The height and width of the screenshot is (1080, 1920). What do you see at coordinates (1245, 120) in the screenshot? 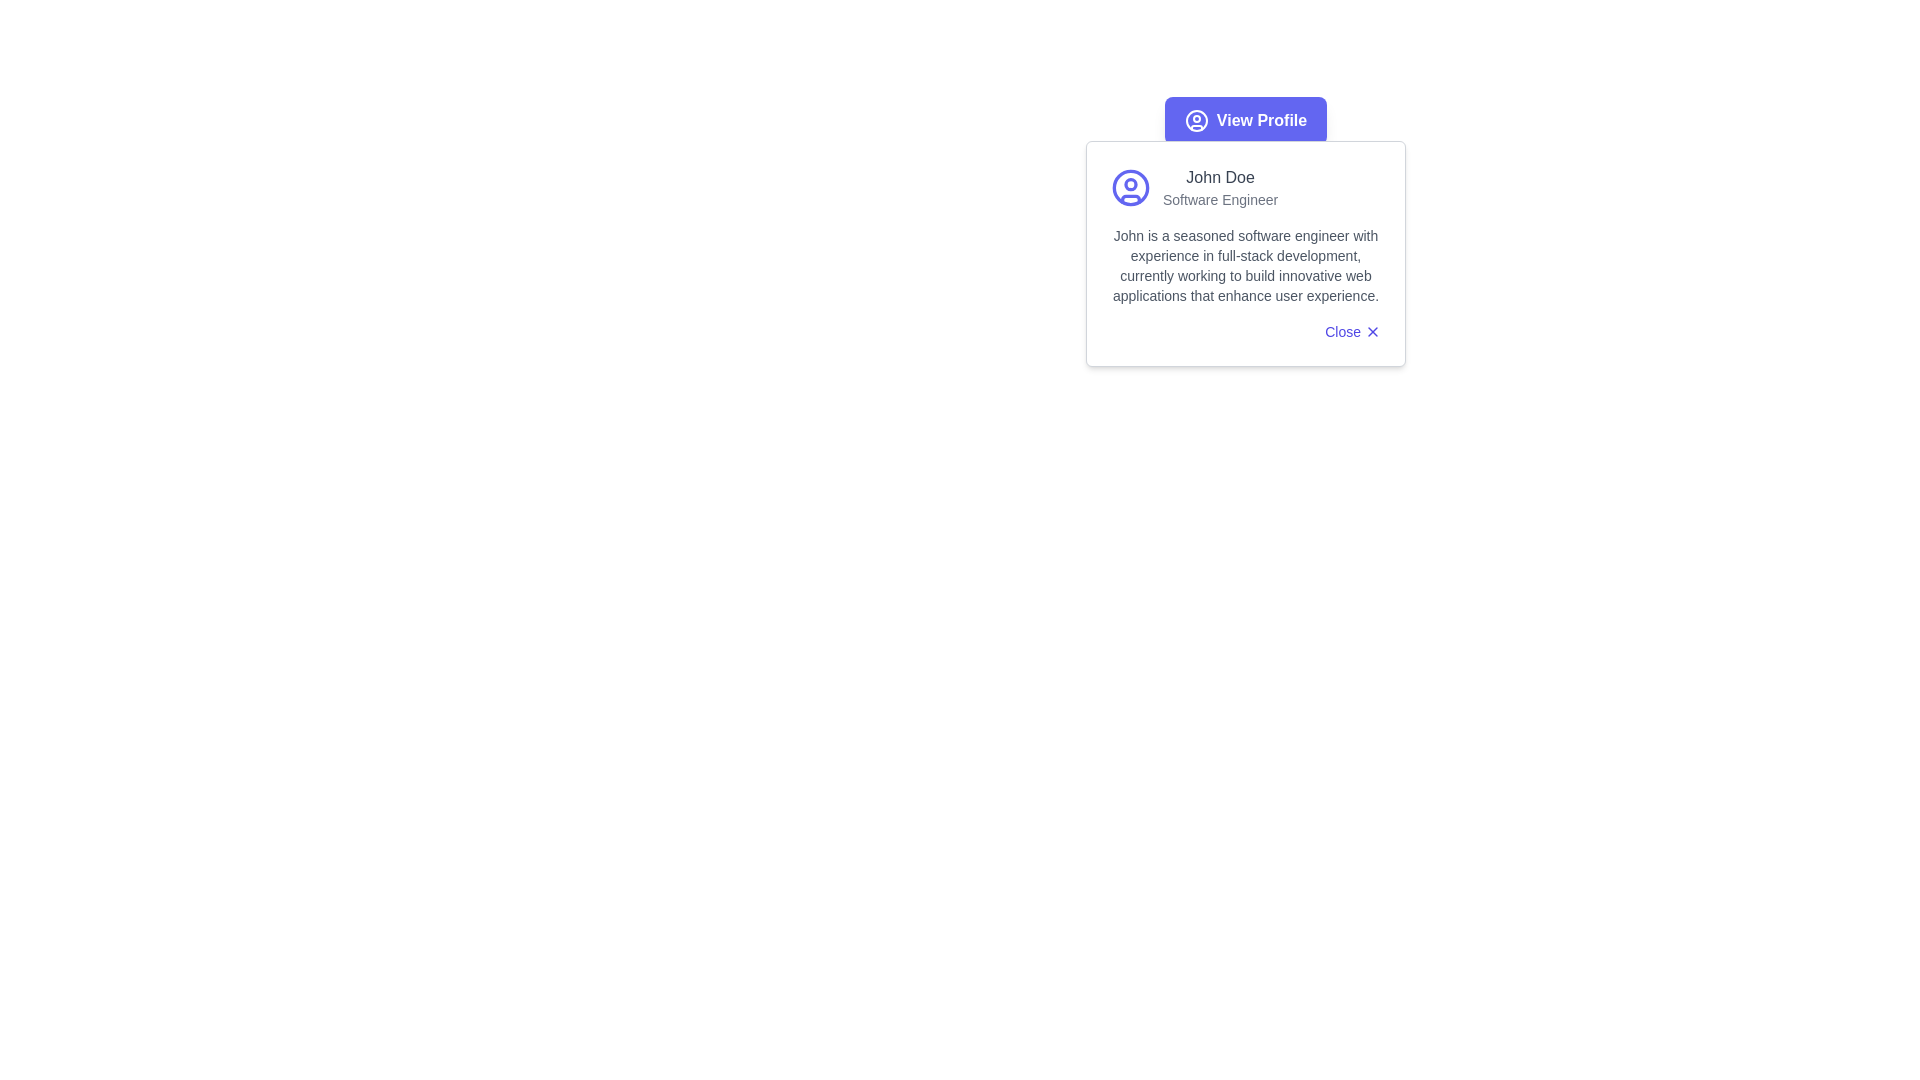
I see `the button at the top of the modal card` at bounding box center [1245, 120].